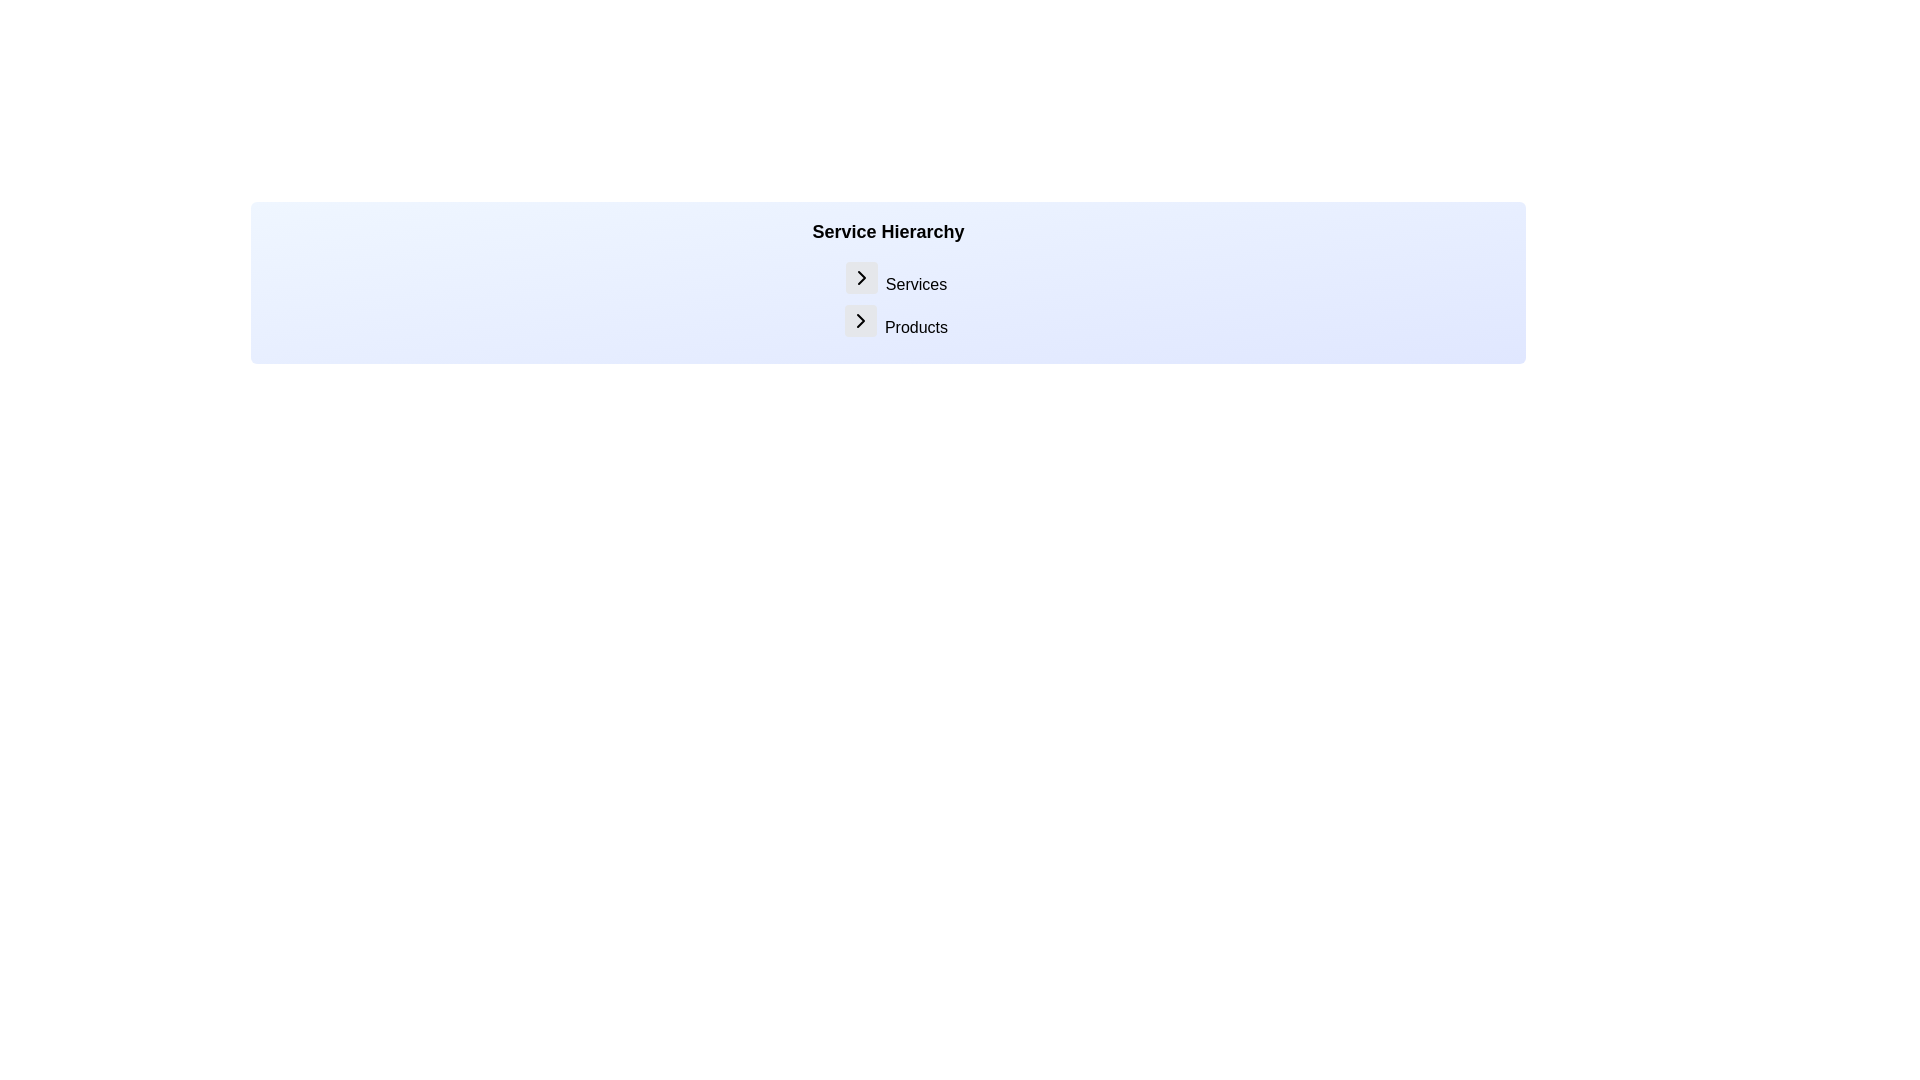  I want to click on the expandable button for the 'Products' category located near the left edge of the 'Products' text, so click(860, 319).